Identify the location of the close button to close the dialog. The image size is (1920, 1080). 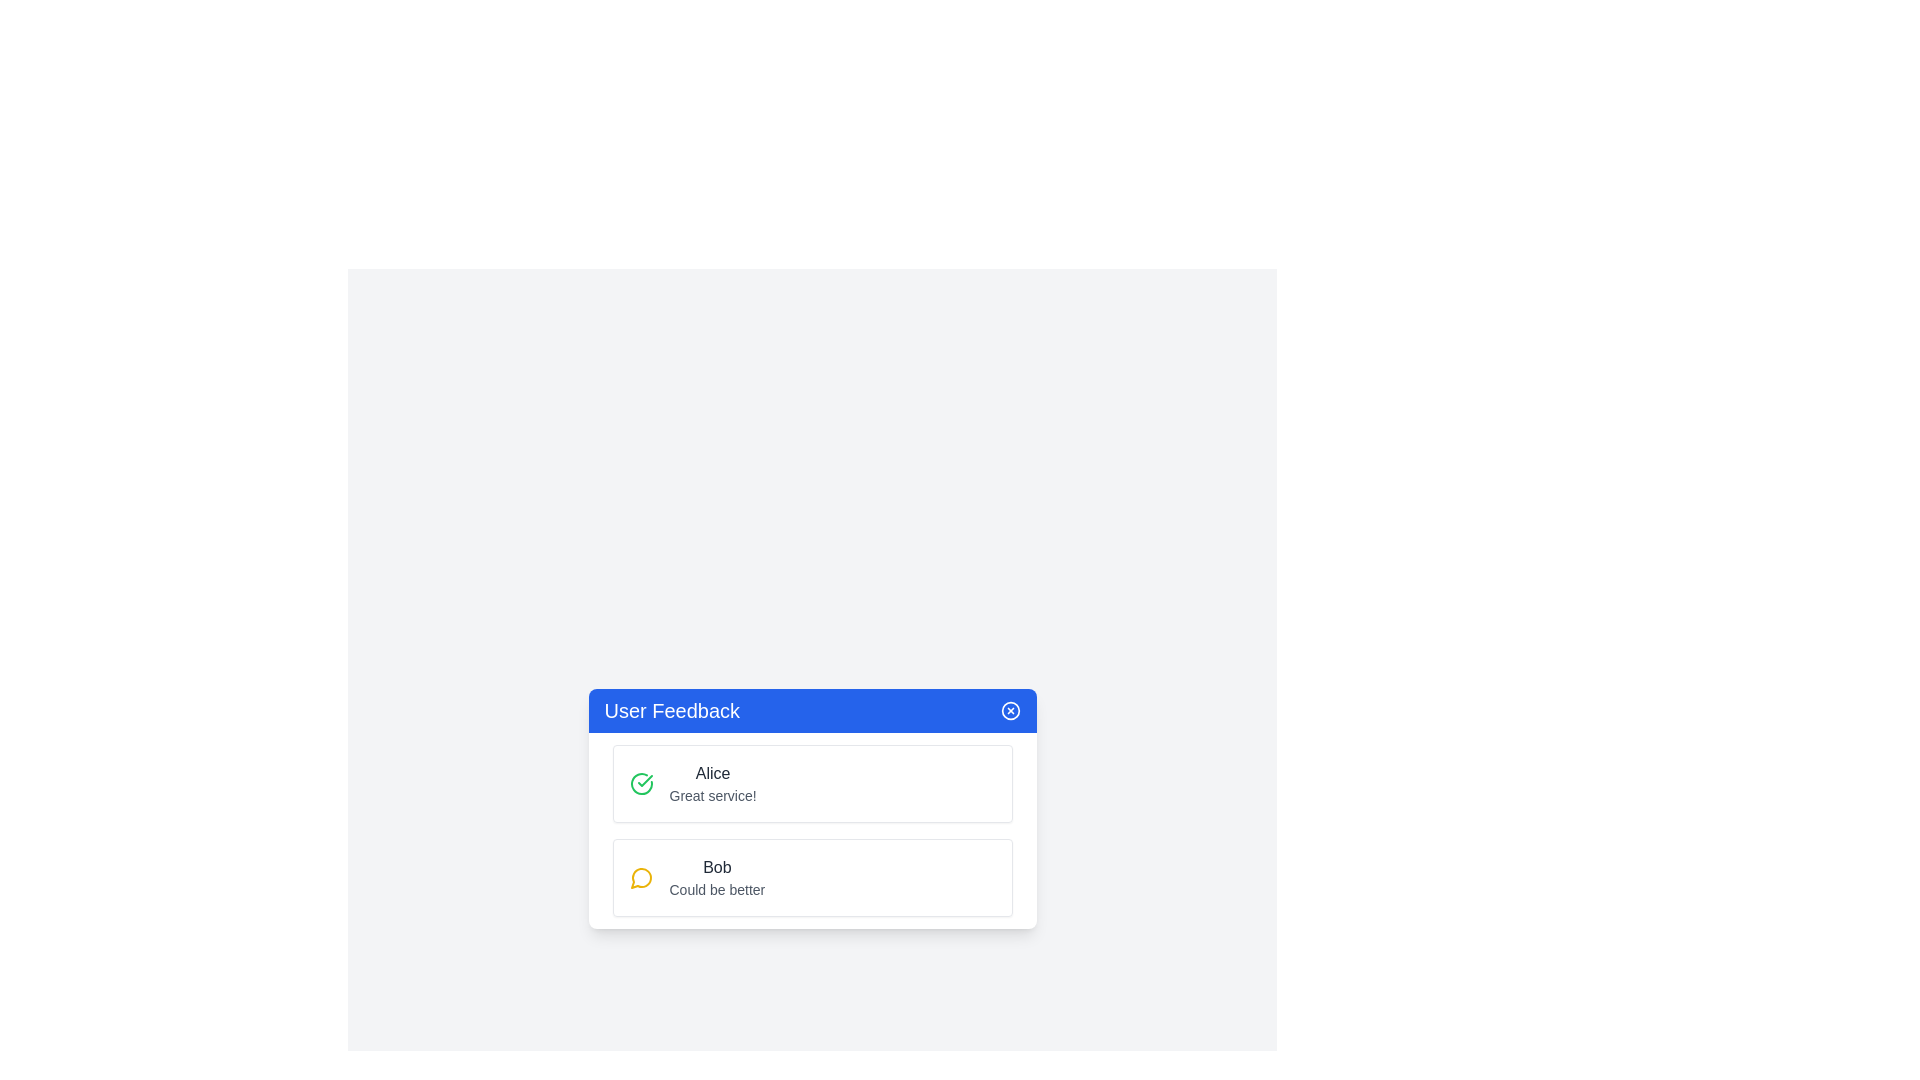
(1010, 709).